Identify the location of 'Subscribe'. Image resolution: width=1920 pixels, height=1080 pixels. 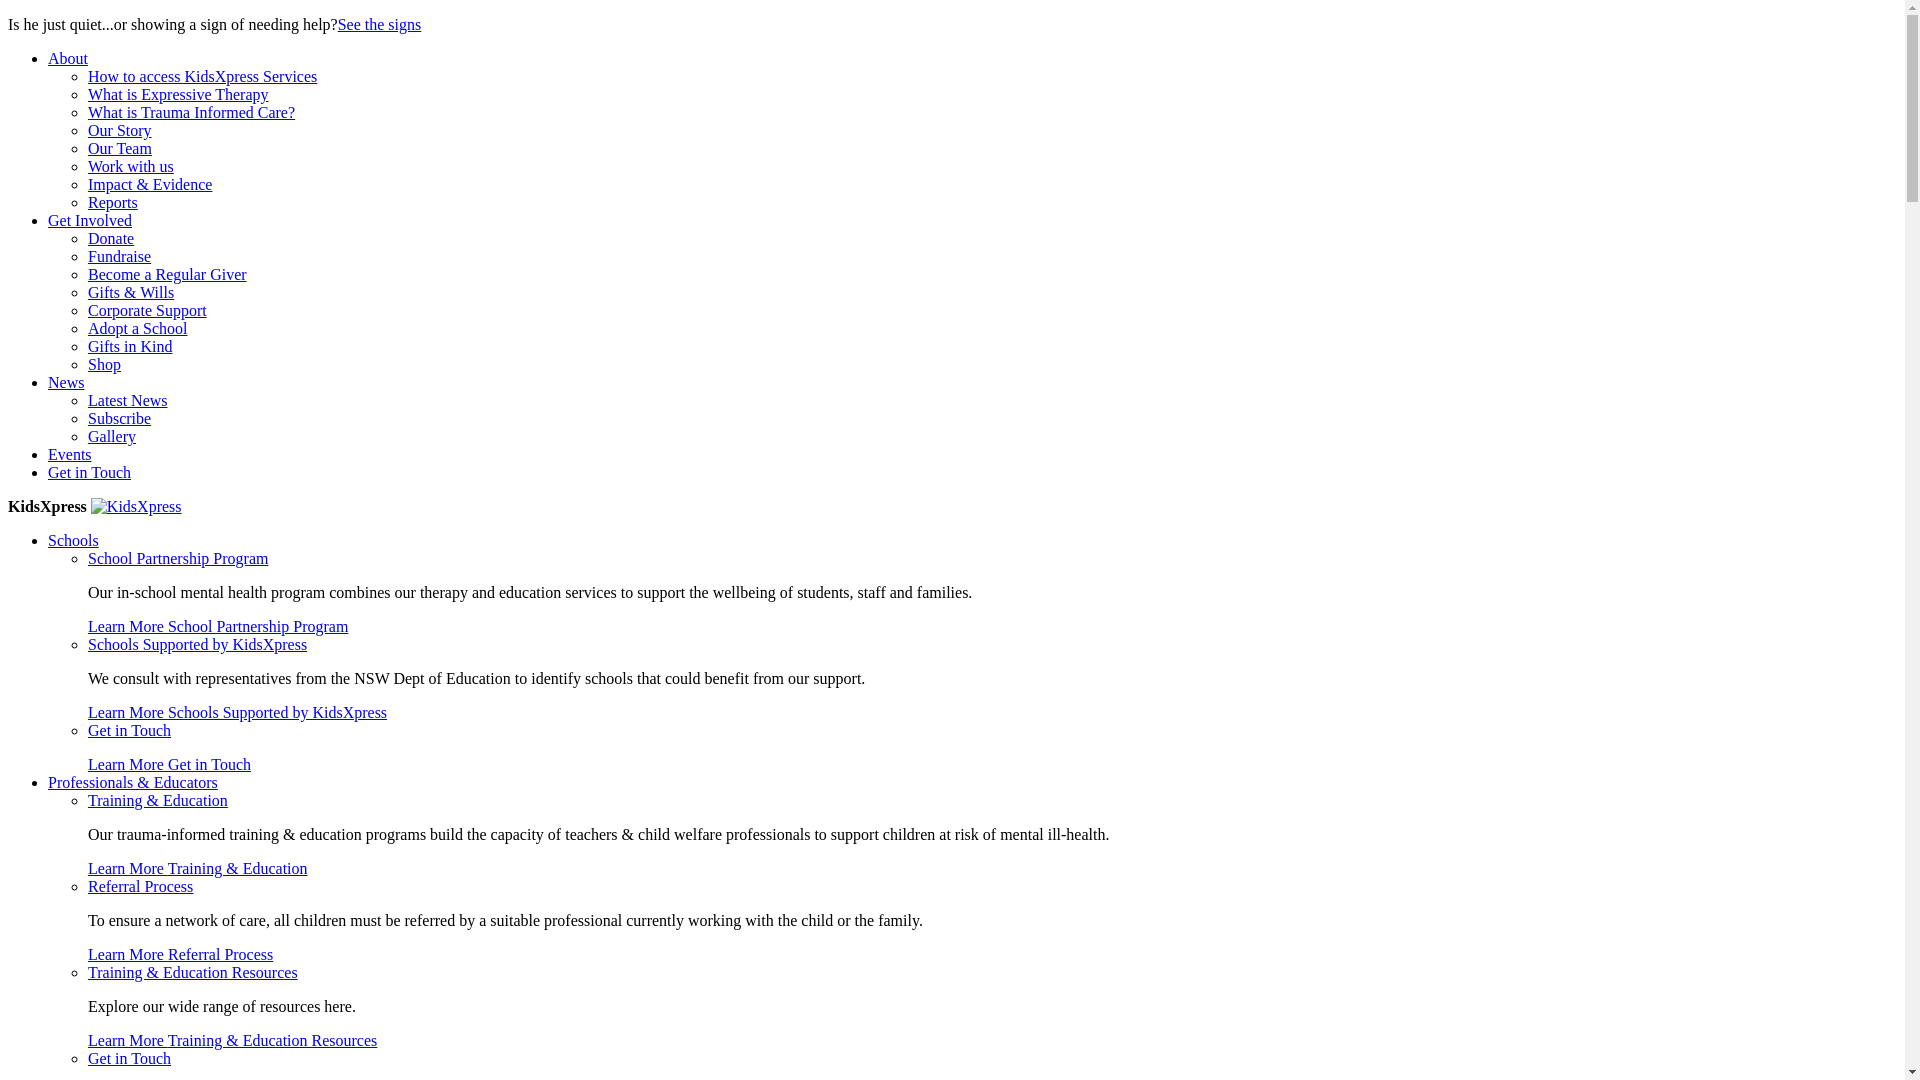
(118, 417).